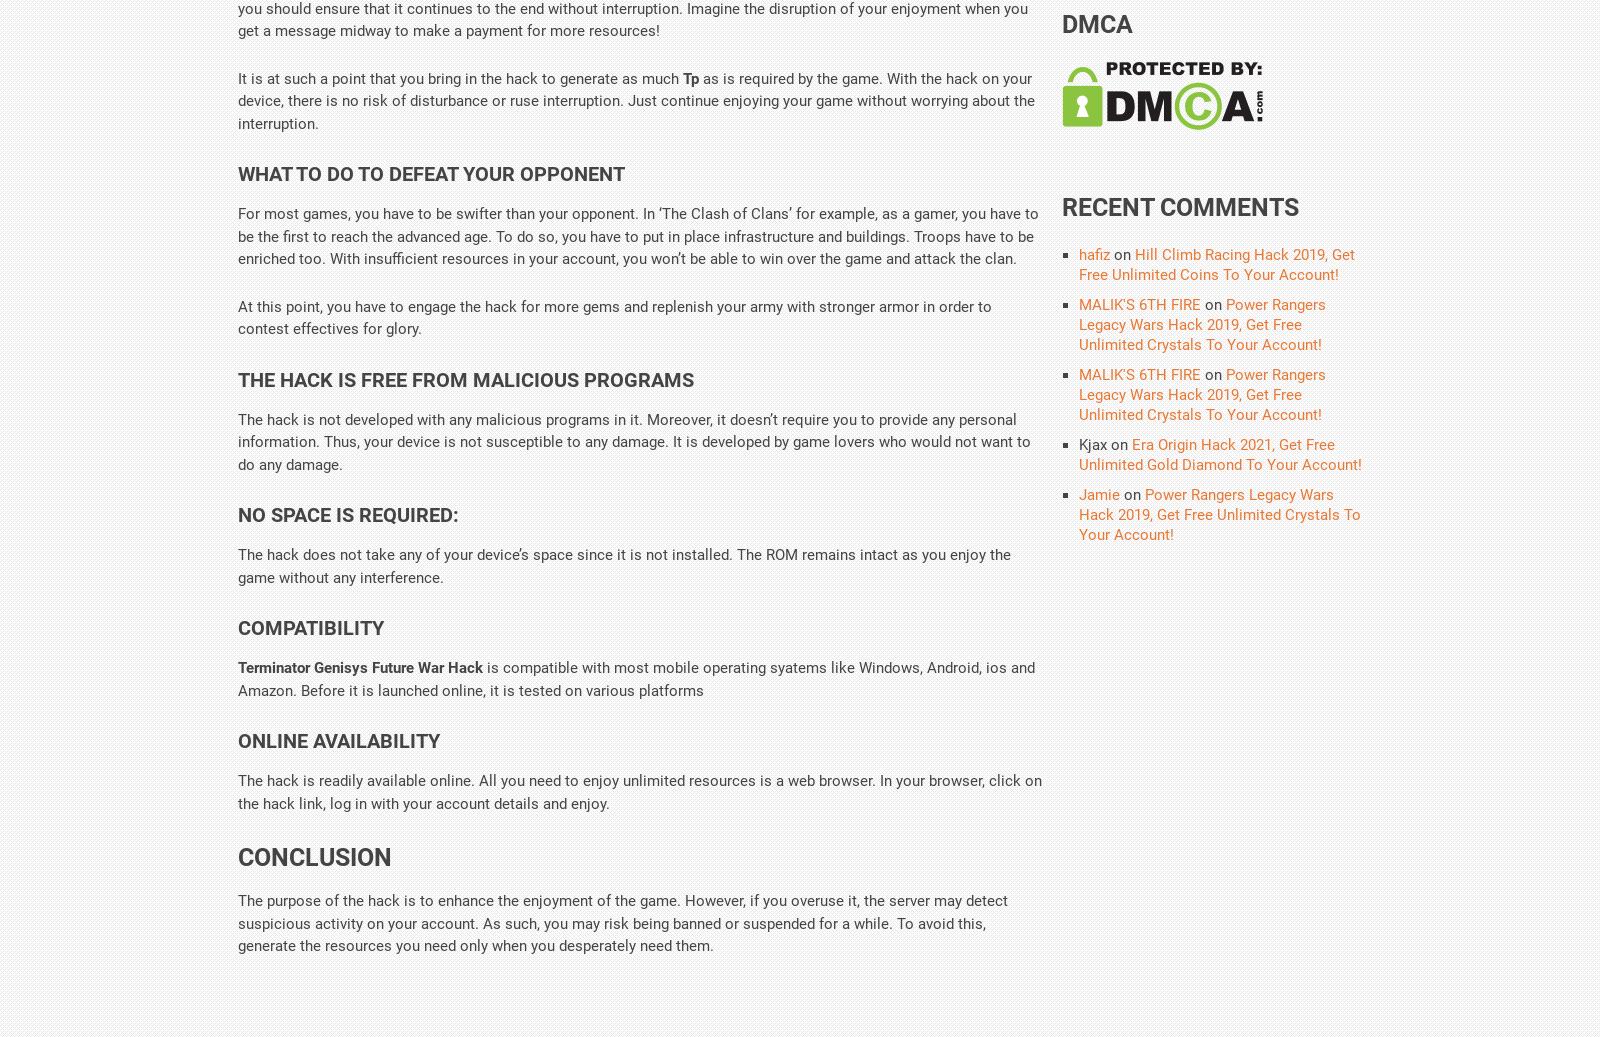 This screenshot has height=1037, width=1600. What do you see at coordinates (1097, 23) in the screenshot?
I see `'DMCA'` at bounding box center [1097, 23].